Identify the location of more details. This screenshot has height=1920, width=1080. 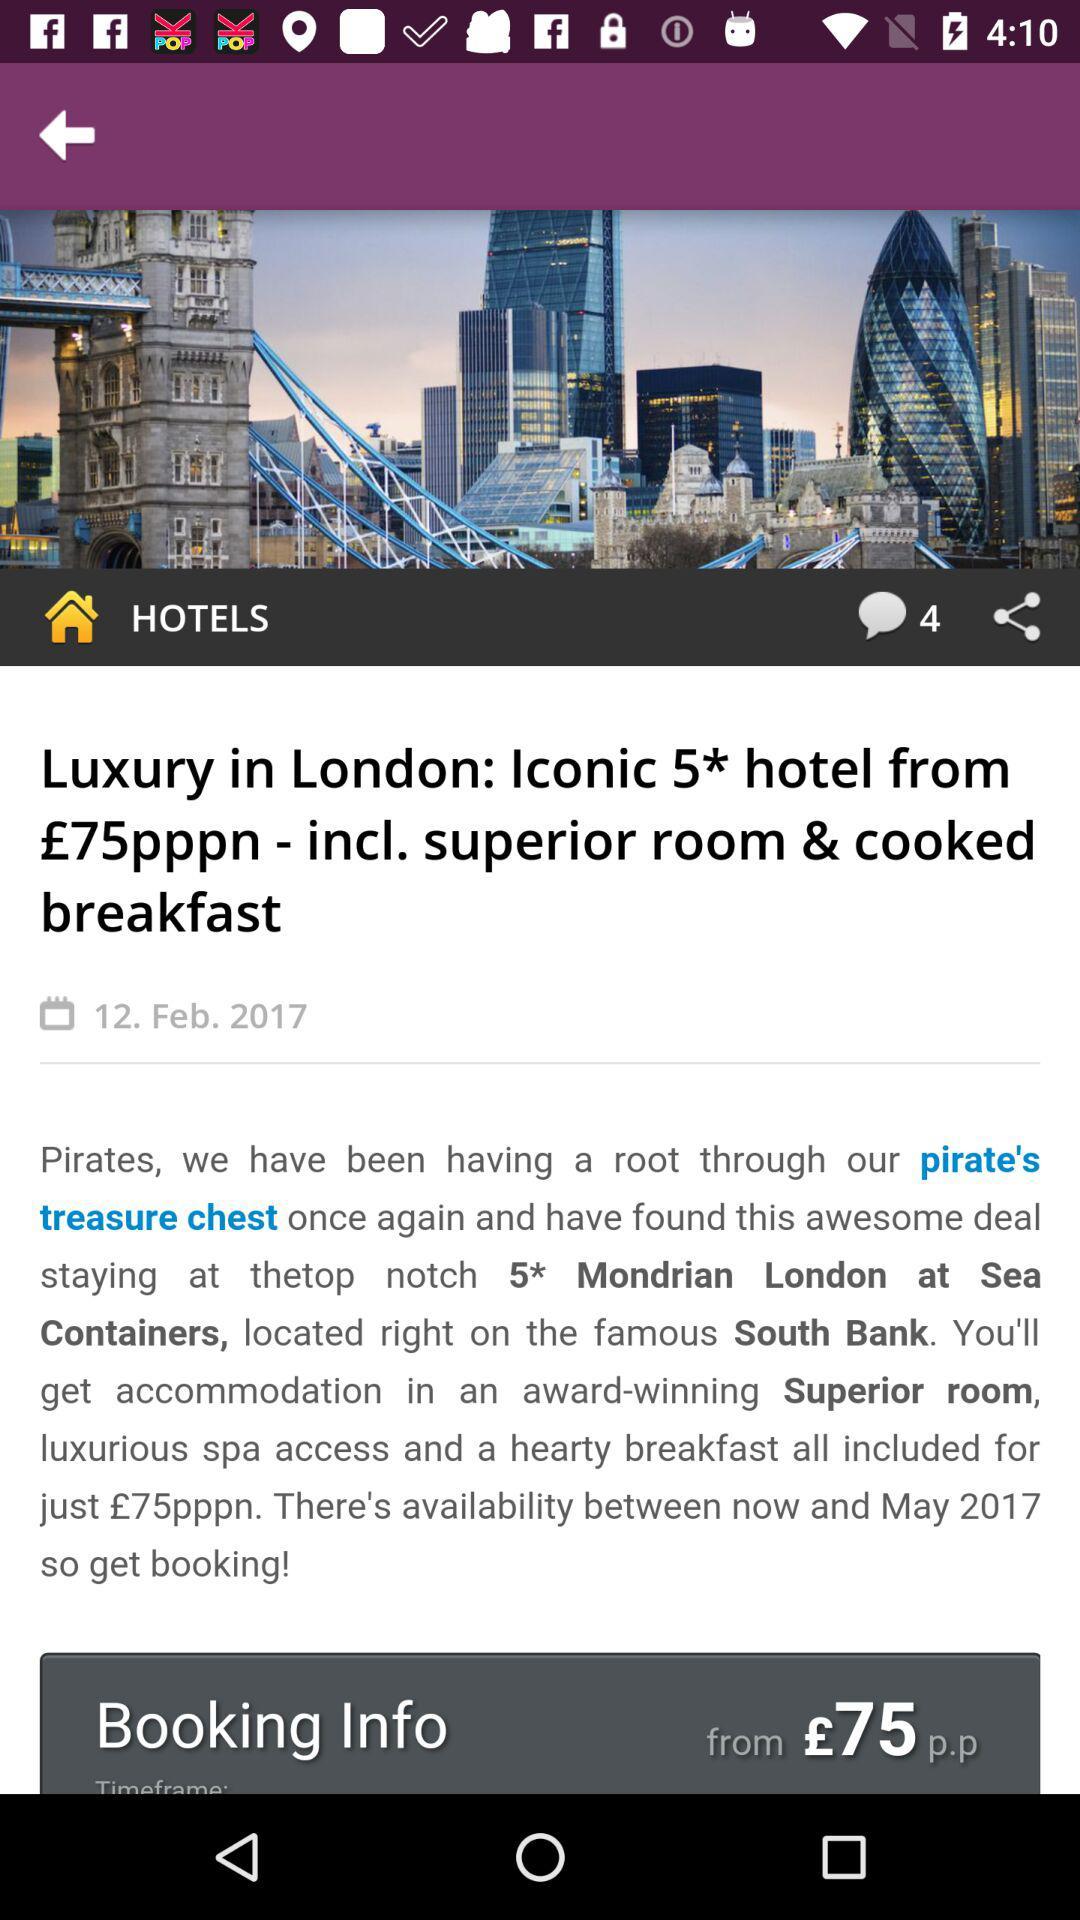
(540, 1462).